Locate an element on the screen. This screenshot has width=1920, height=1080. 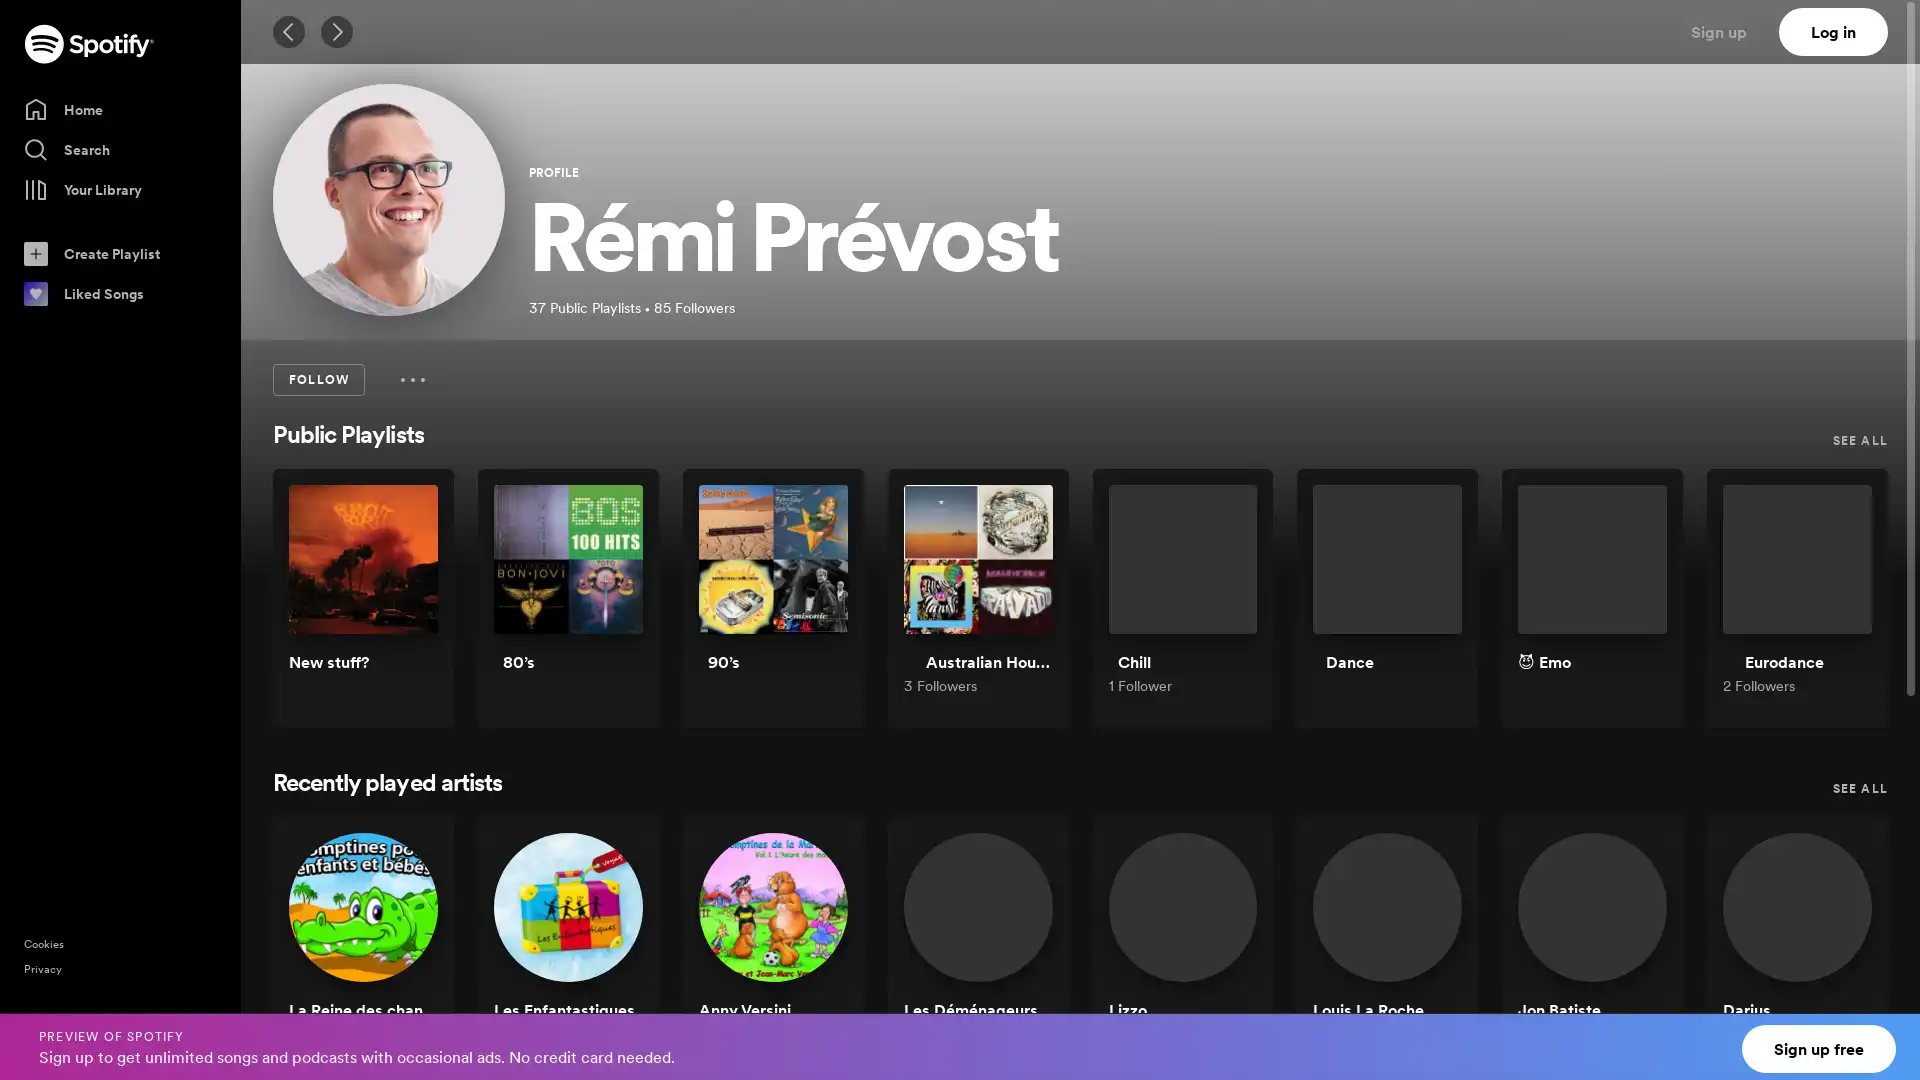
Play Les Demenageurs is located at coordinates (1019, 955).